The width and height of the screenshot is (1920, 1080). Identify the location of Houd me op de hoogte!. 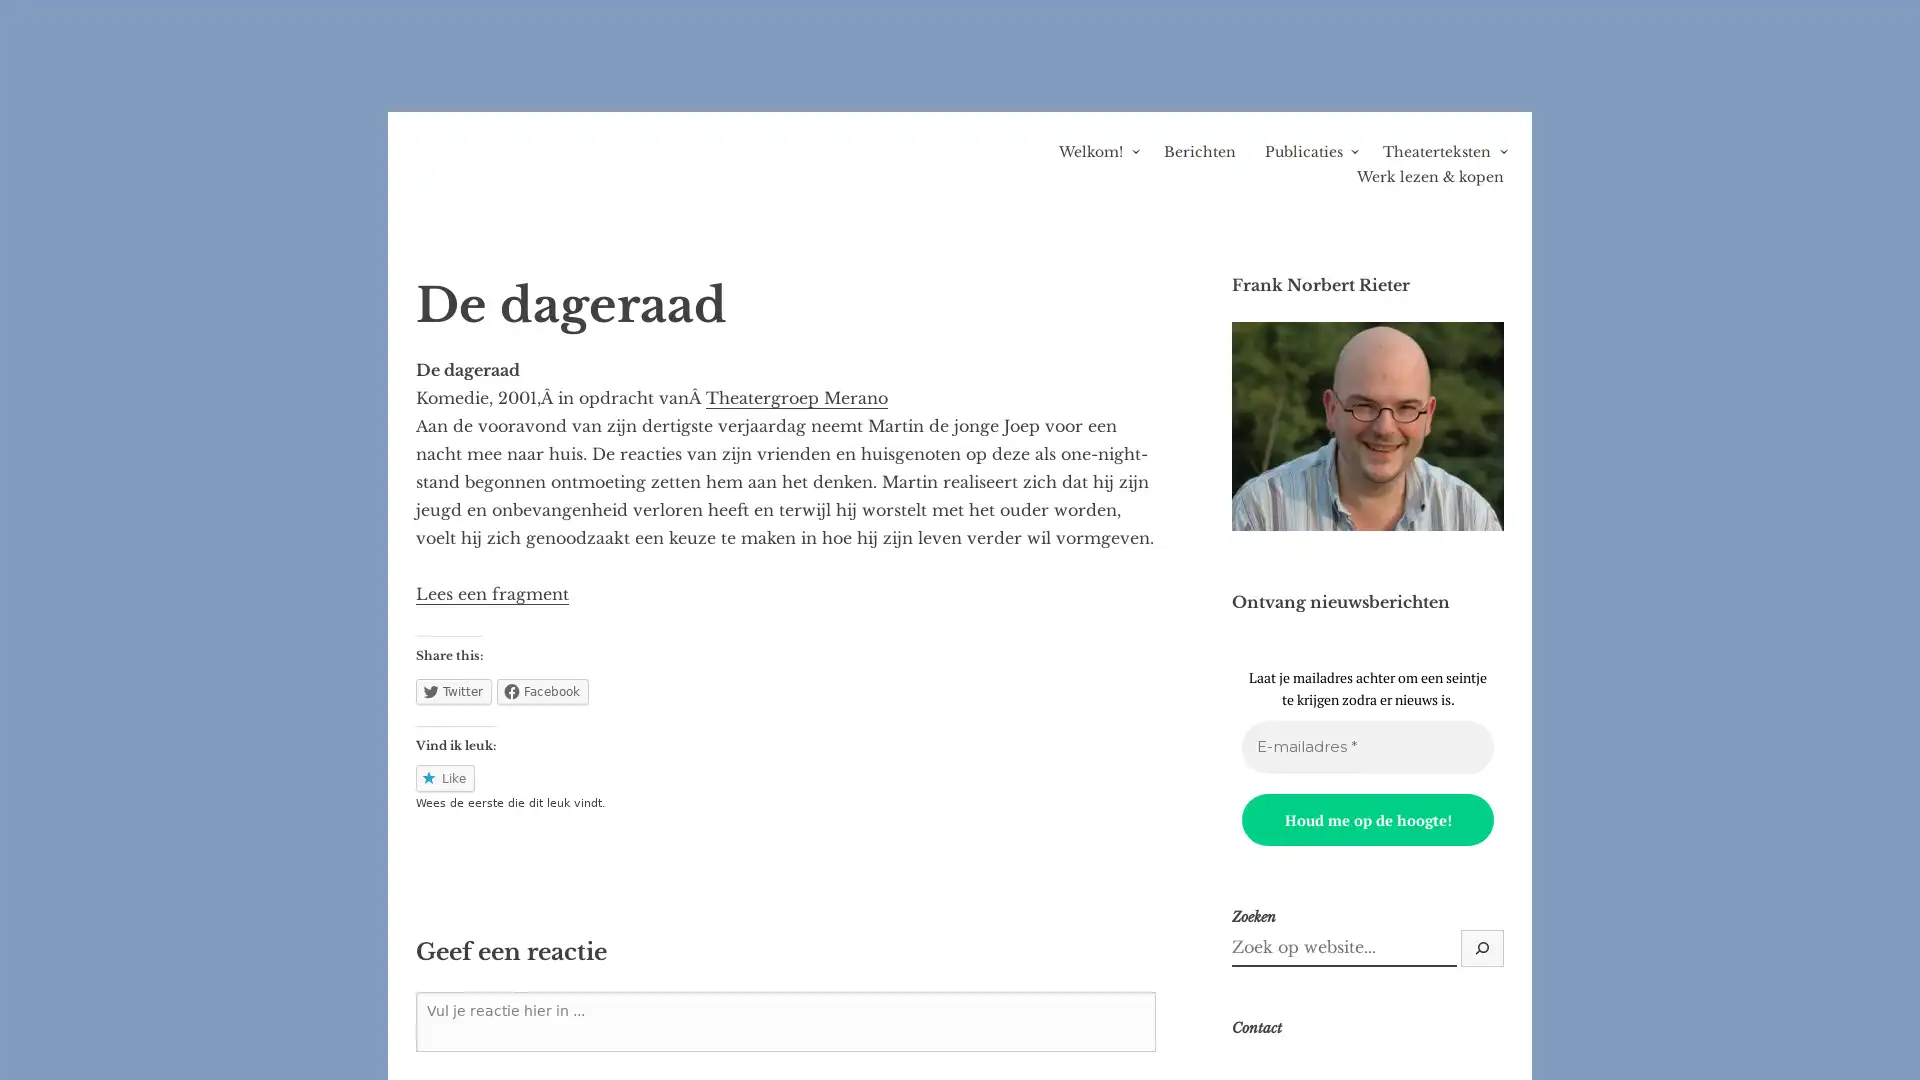
(1367, 819).